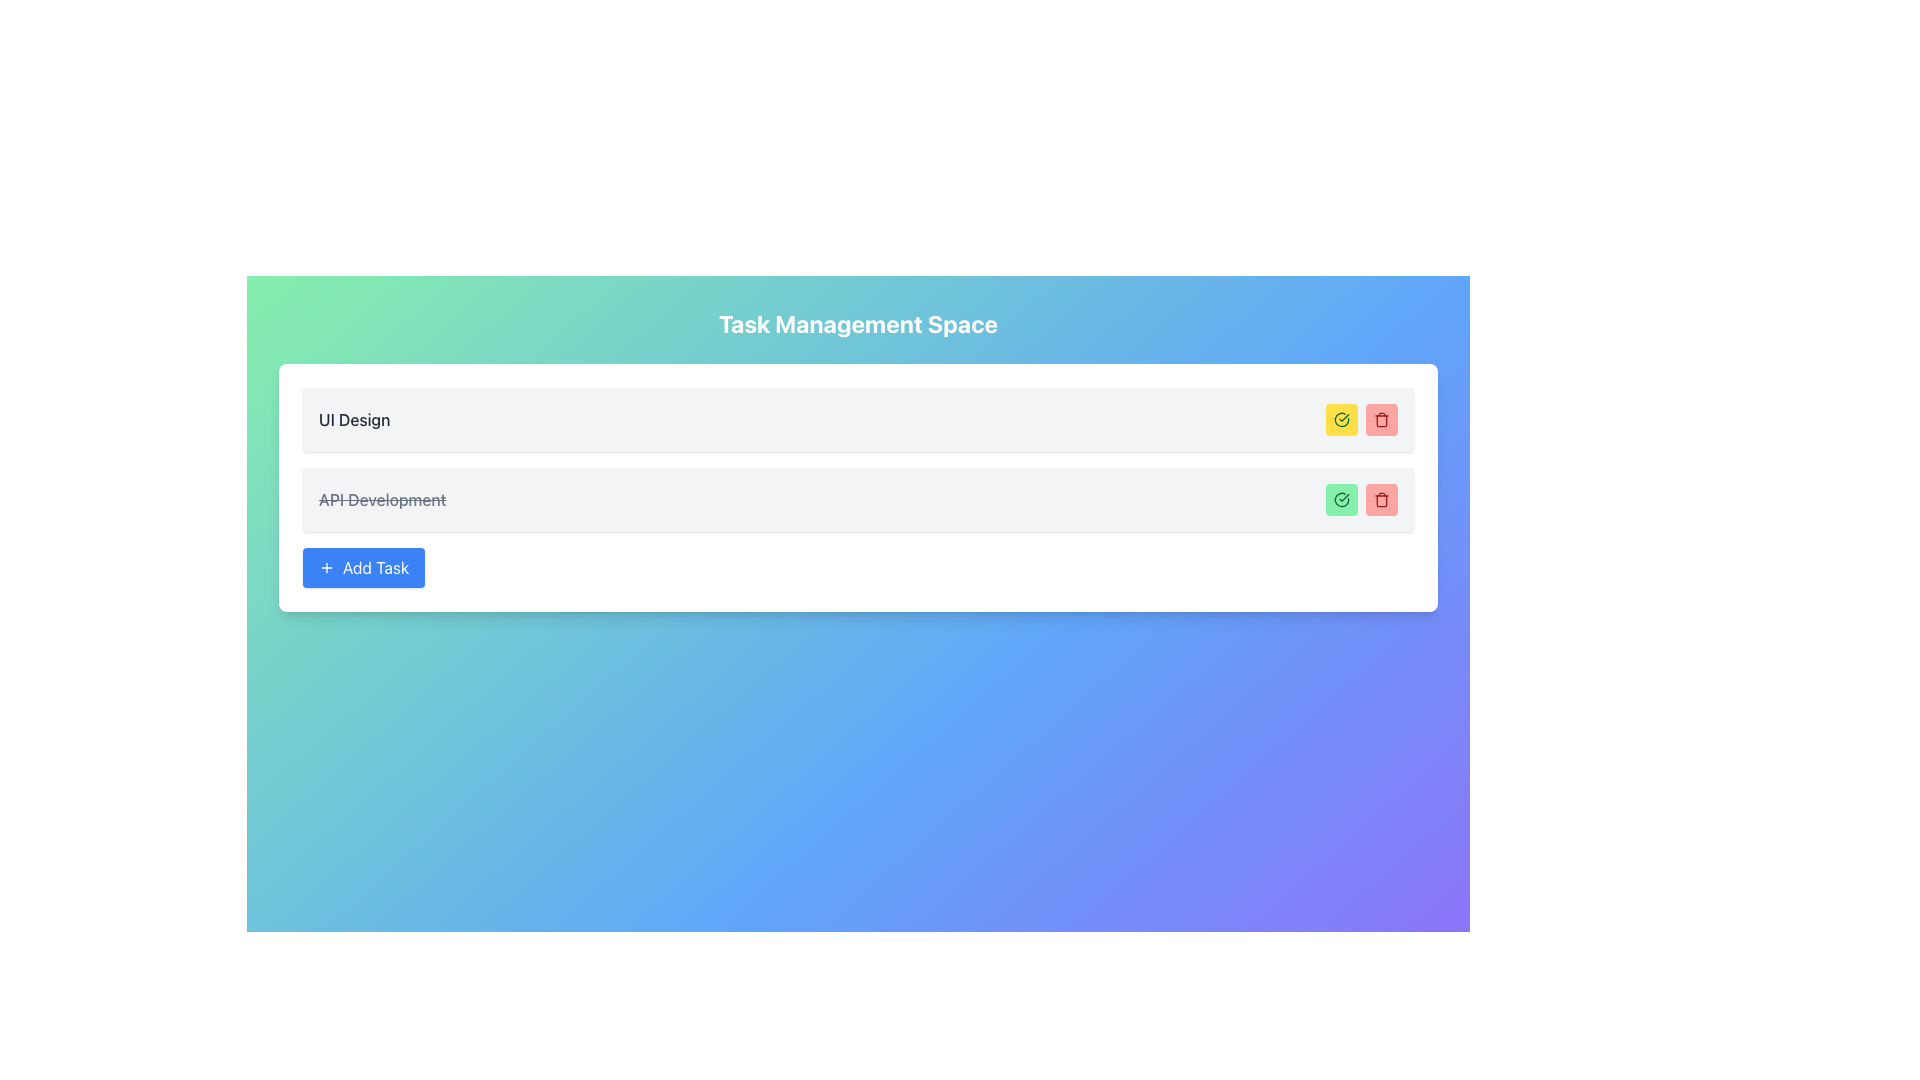 Image resolution: width=1920 pixels, height=1080 pixels. What do you see at coordinates (858, 419) in the screenshot?
I see `the task card component displaying the title 'UI Design' in the task management interface` at bounding box center [858, 419].